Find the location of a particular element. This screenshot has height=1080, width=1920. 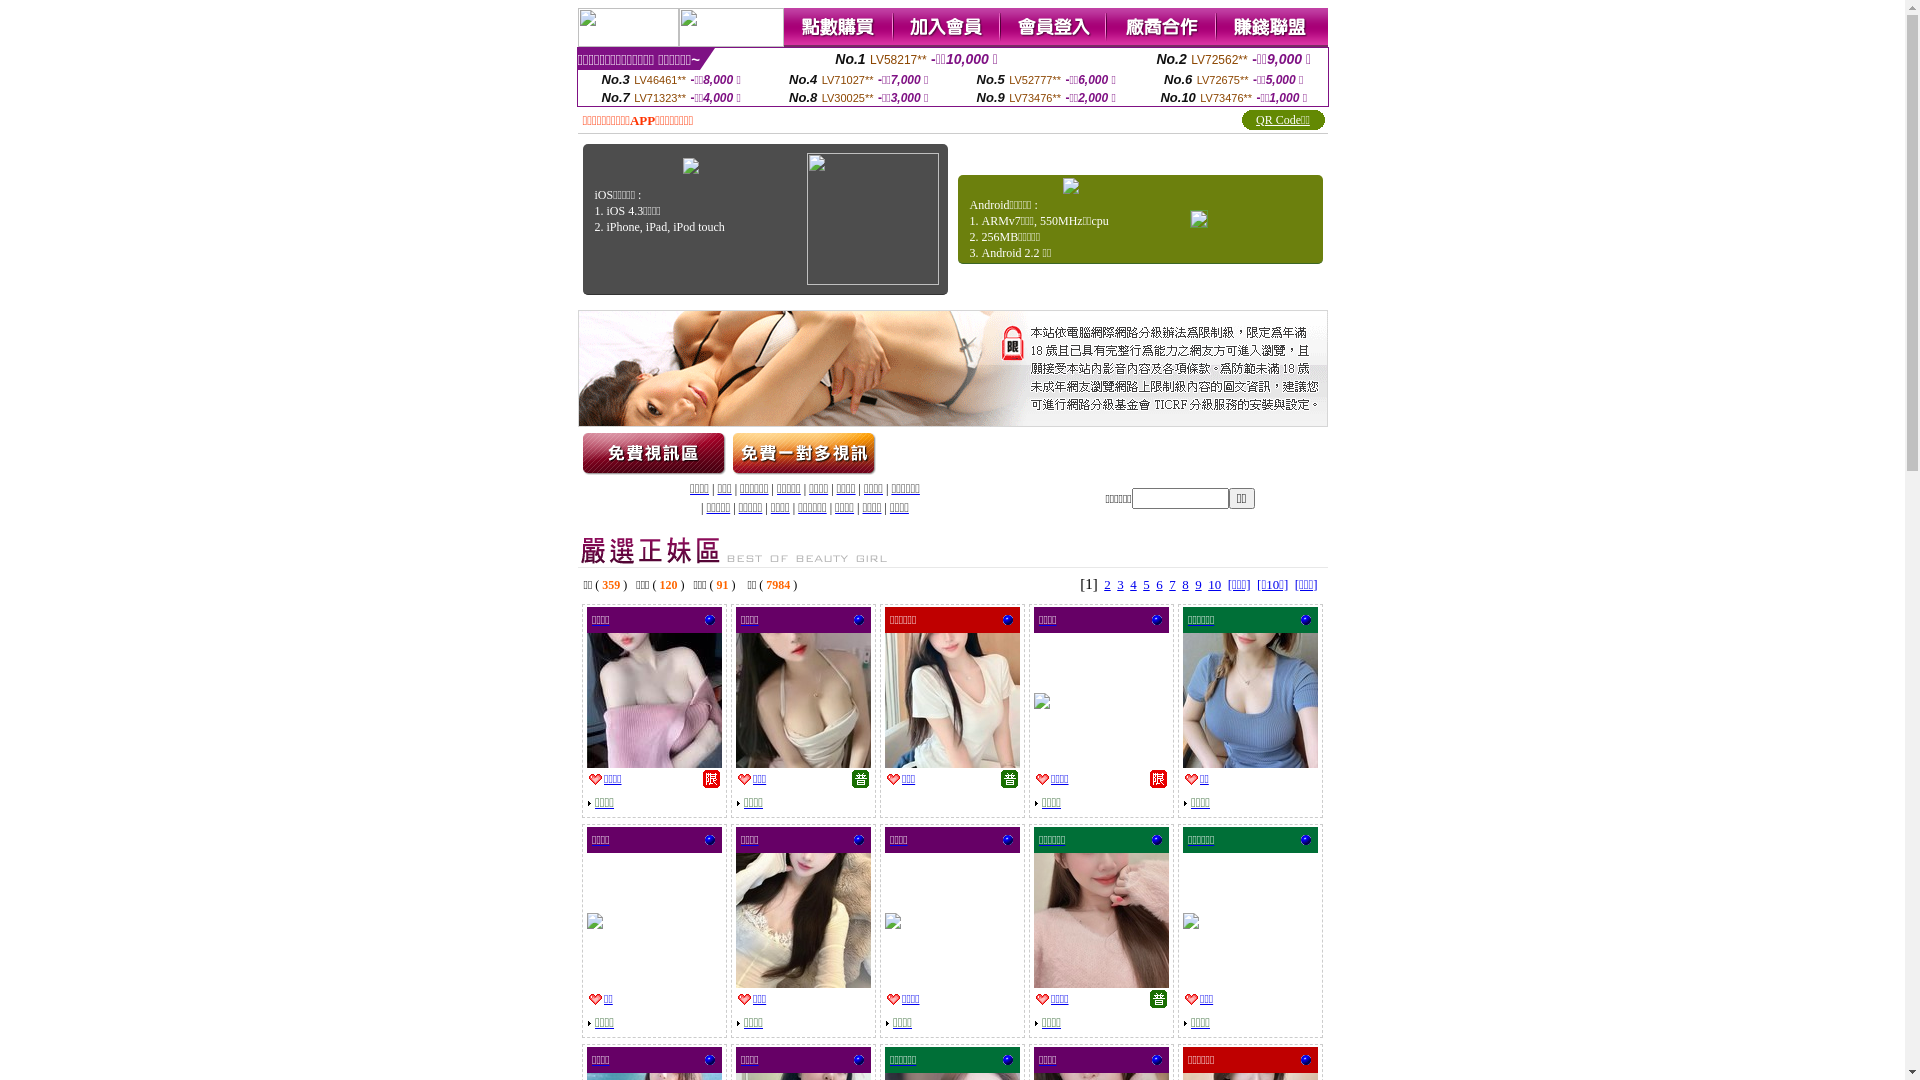

'3' is located at coordinates (1120, 584).